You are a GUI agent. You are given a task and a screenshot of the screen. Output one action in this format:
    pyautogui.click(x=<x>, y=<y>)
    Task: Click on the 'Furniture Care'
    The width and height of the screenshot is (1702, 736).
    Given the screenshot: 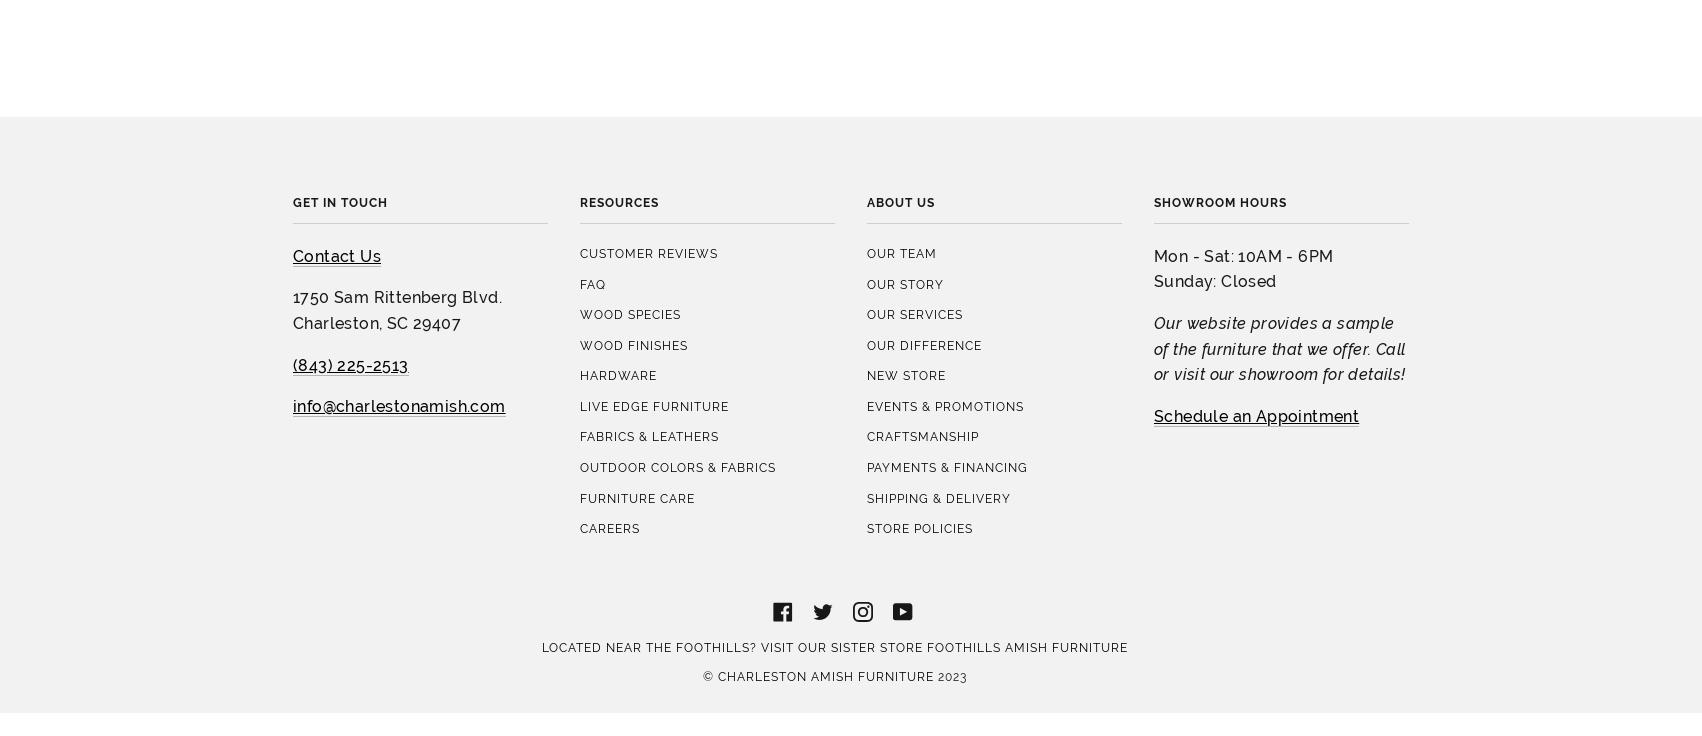 What is the action you would take?
    pyautogui.click(x=637, y=319)
    